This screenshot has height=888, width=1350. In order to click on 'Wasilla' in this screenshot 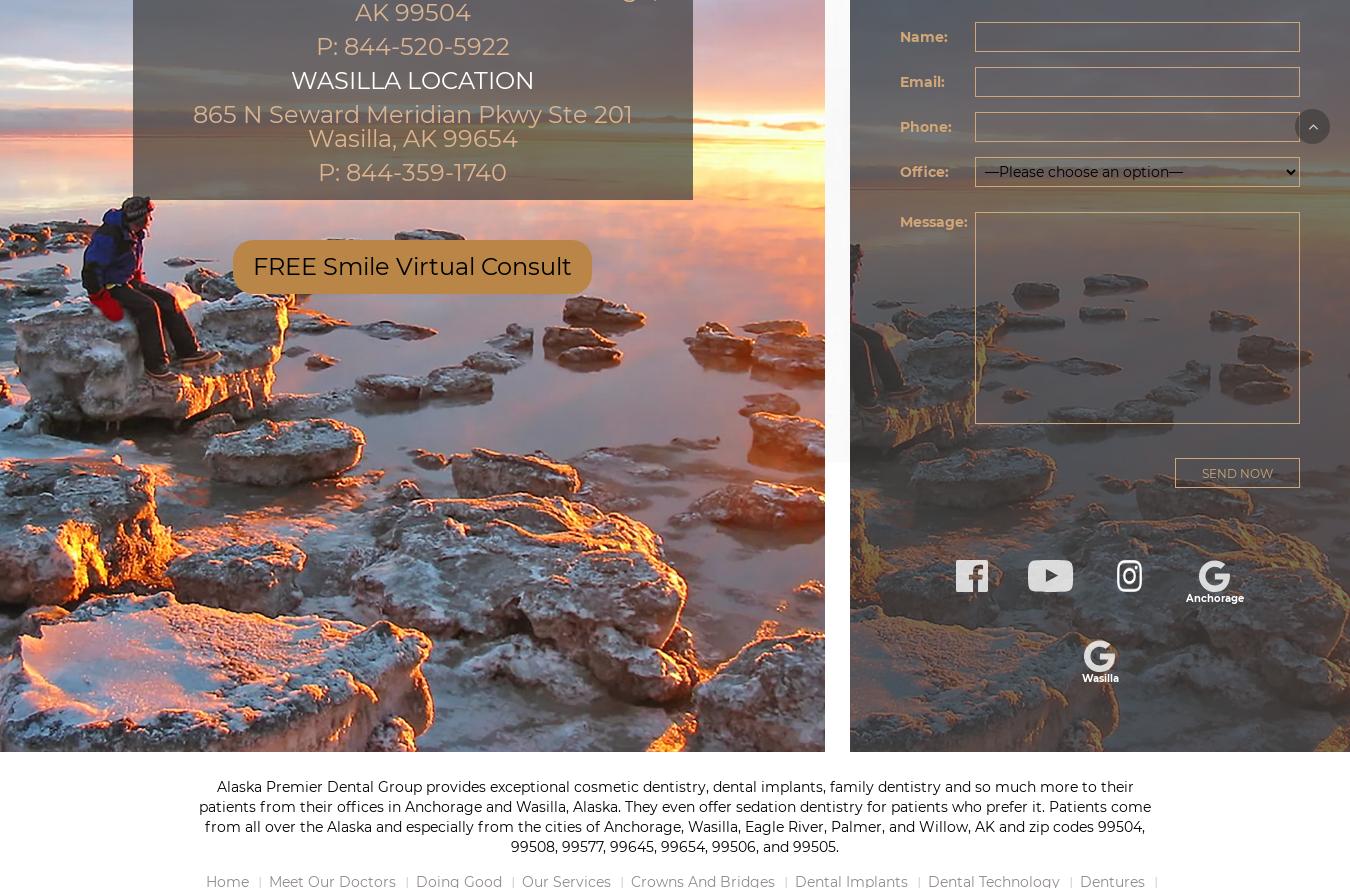, I will do `click(1099, 677)`.